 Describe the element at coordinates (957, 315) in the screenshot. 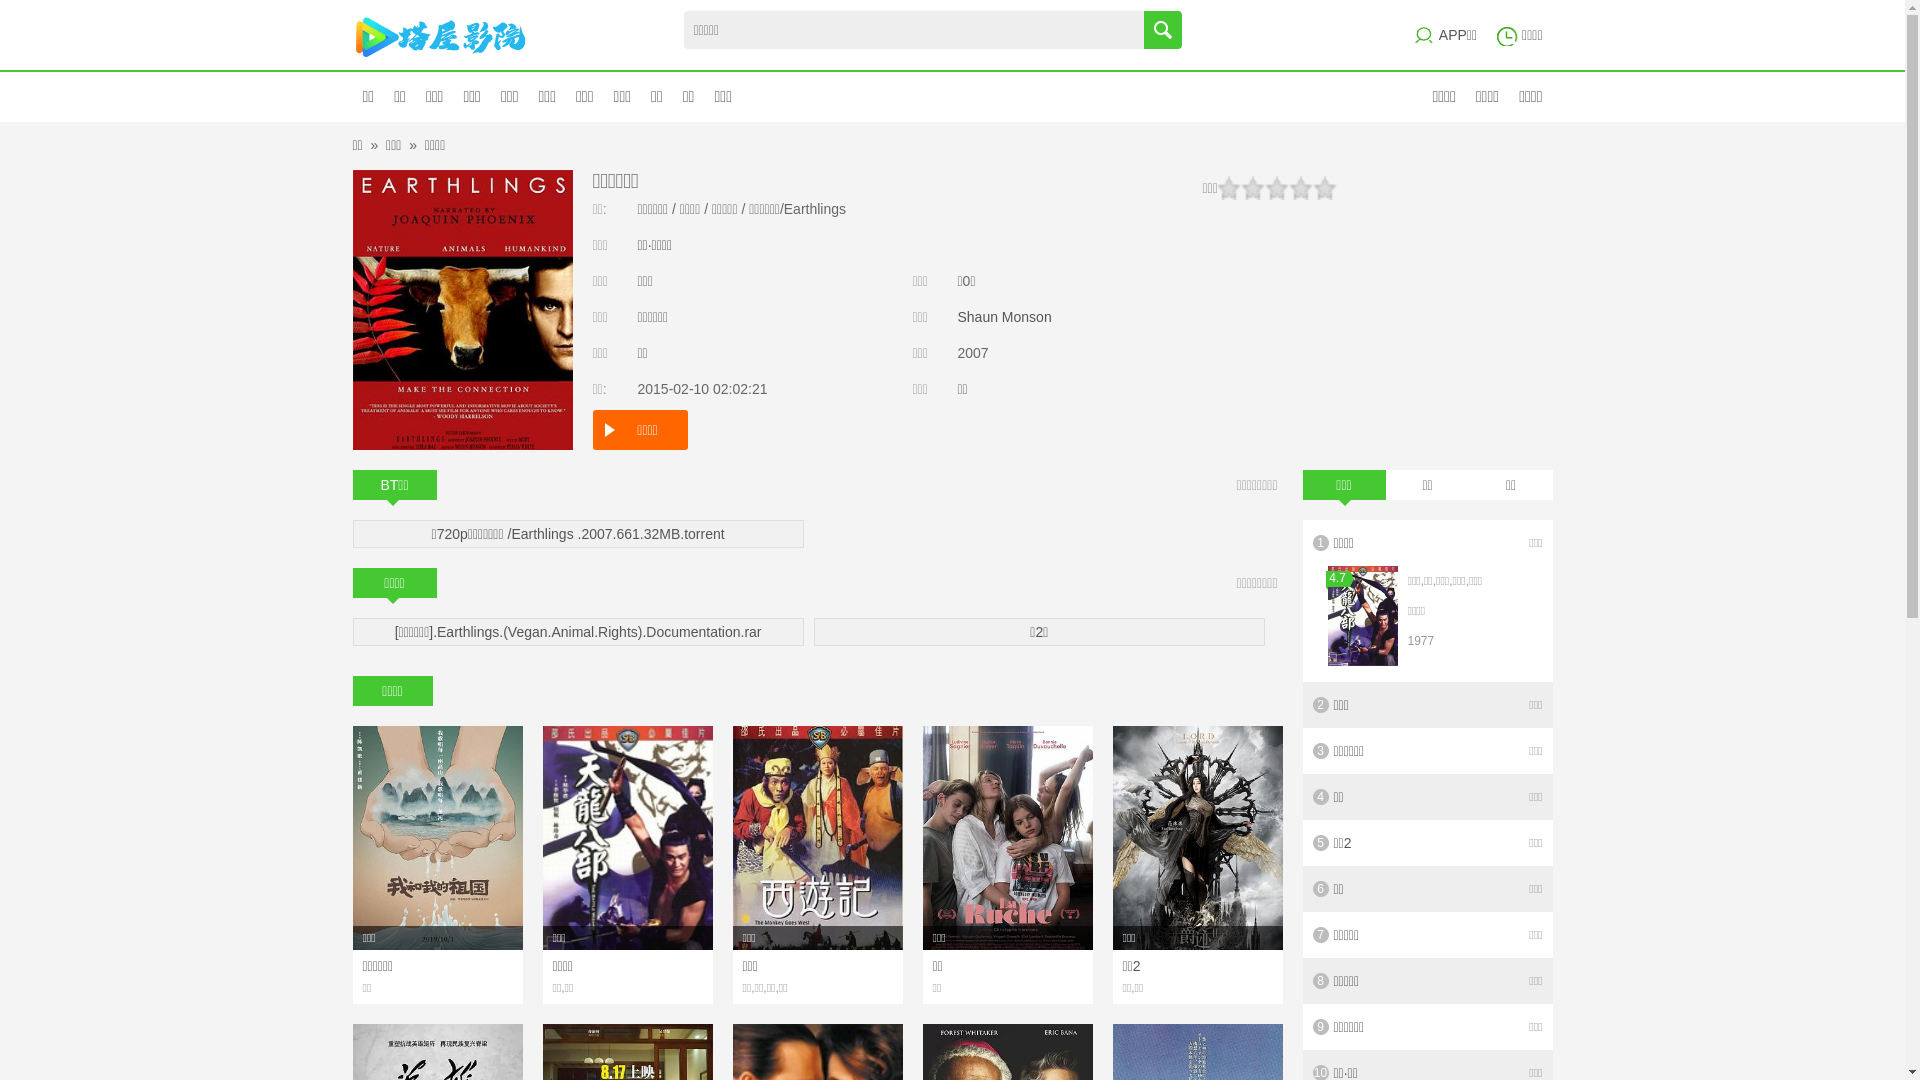

I see `'Shaun Monson'` at that location.